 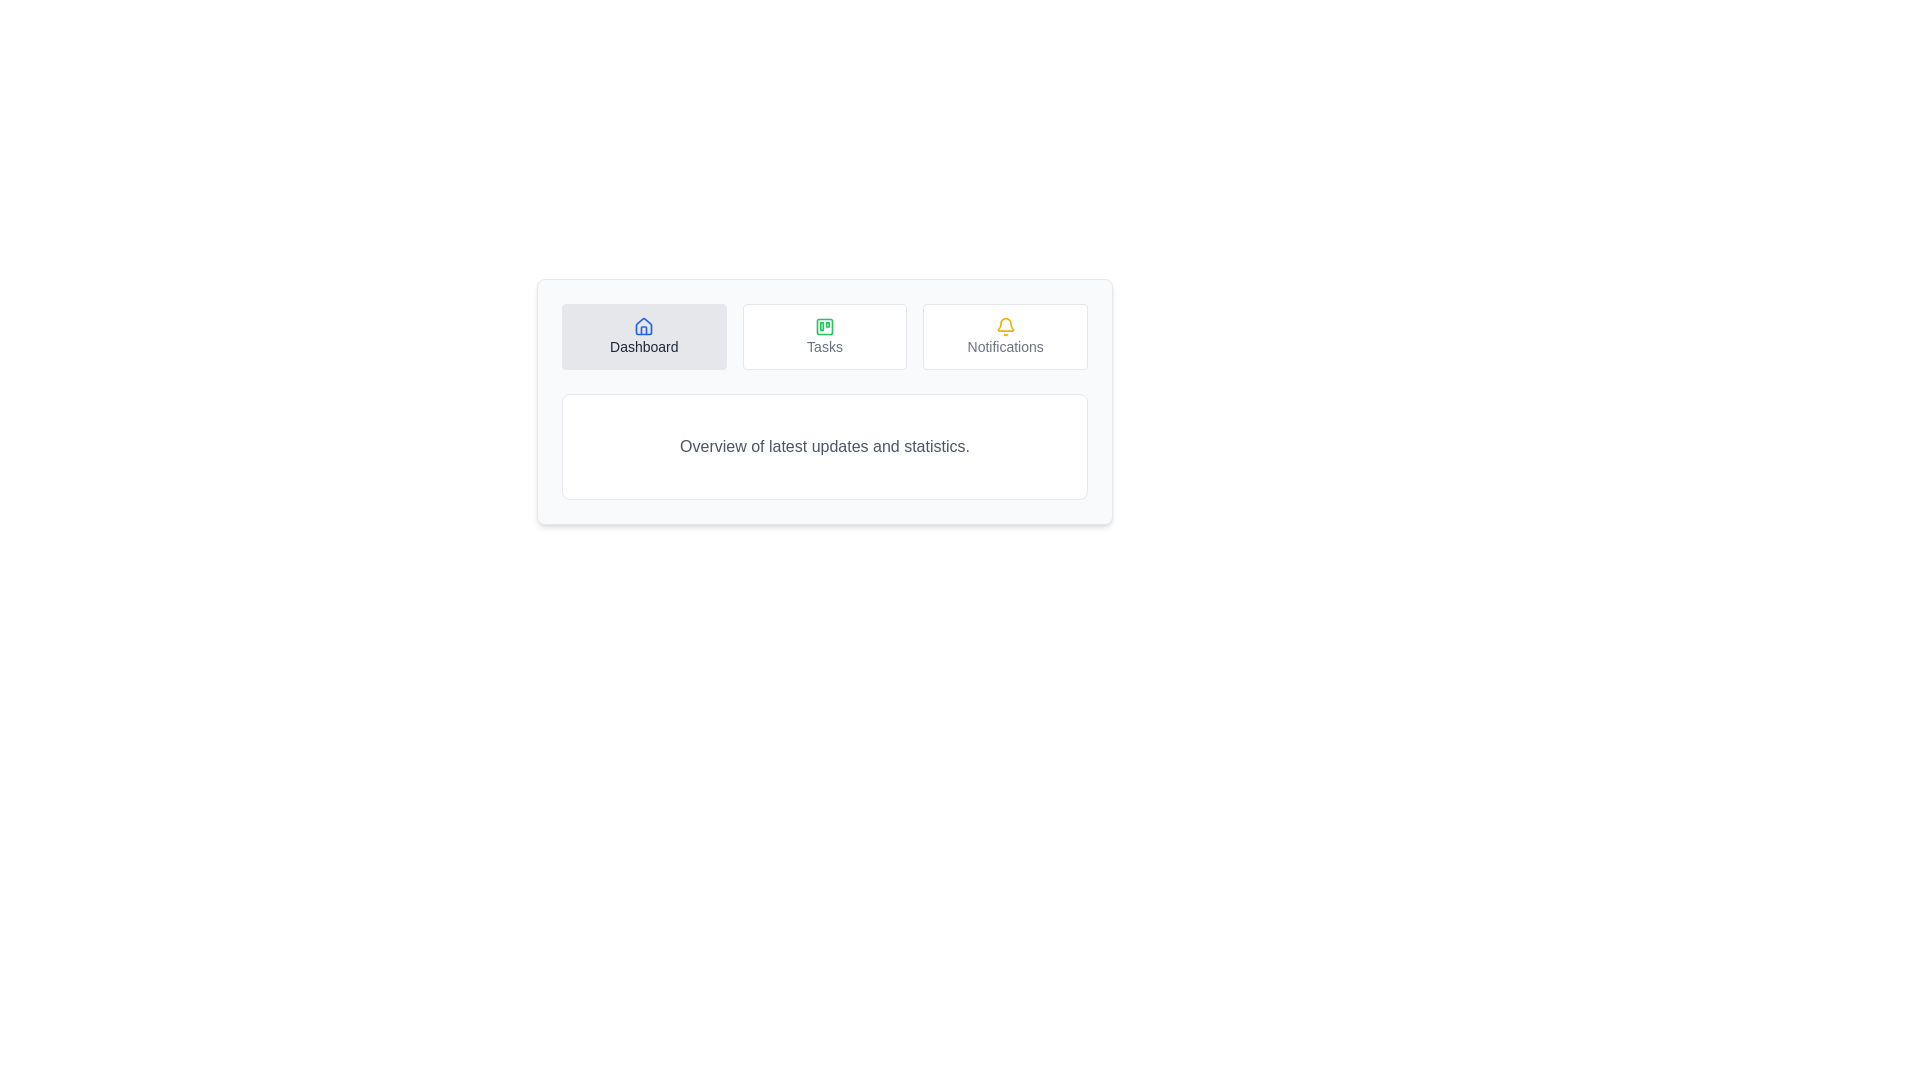 What do you see at coordinates (643, 335) in the screenshot?
I see `the Dashboard tab by clicking its button` at bounding box center [643, 335].